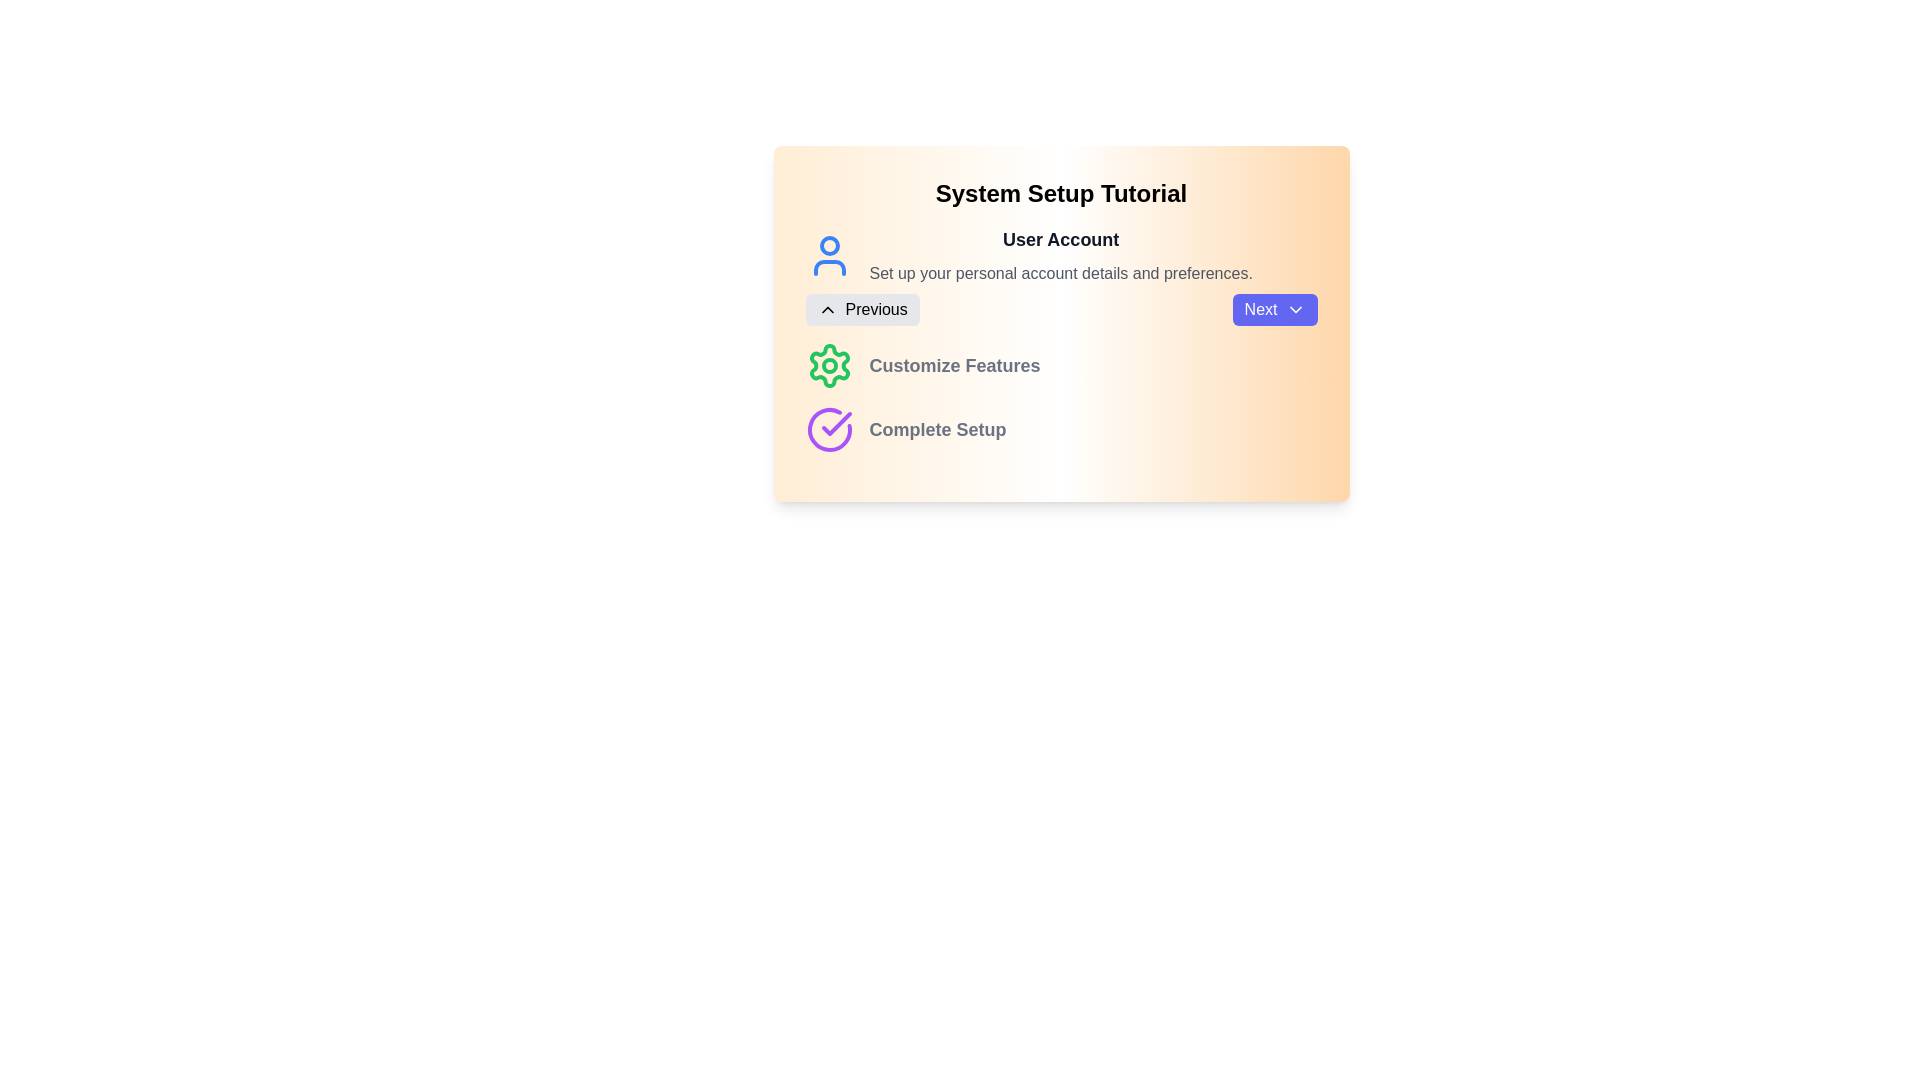 The image size is (1920, 1080). I want to click on the text content of the active step, so click(869, 261).